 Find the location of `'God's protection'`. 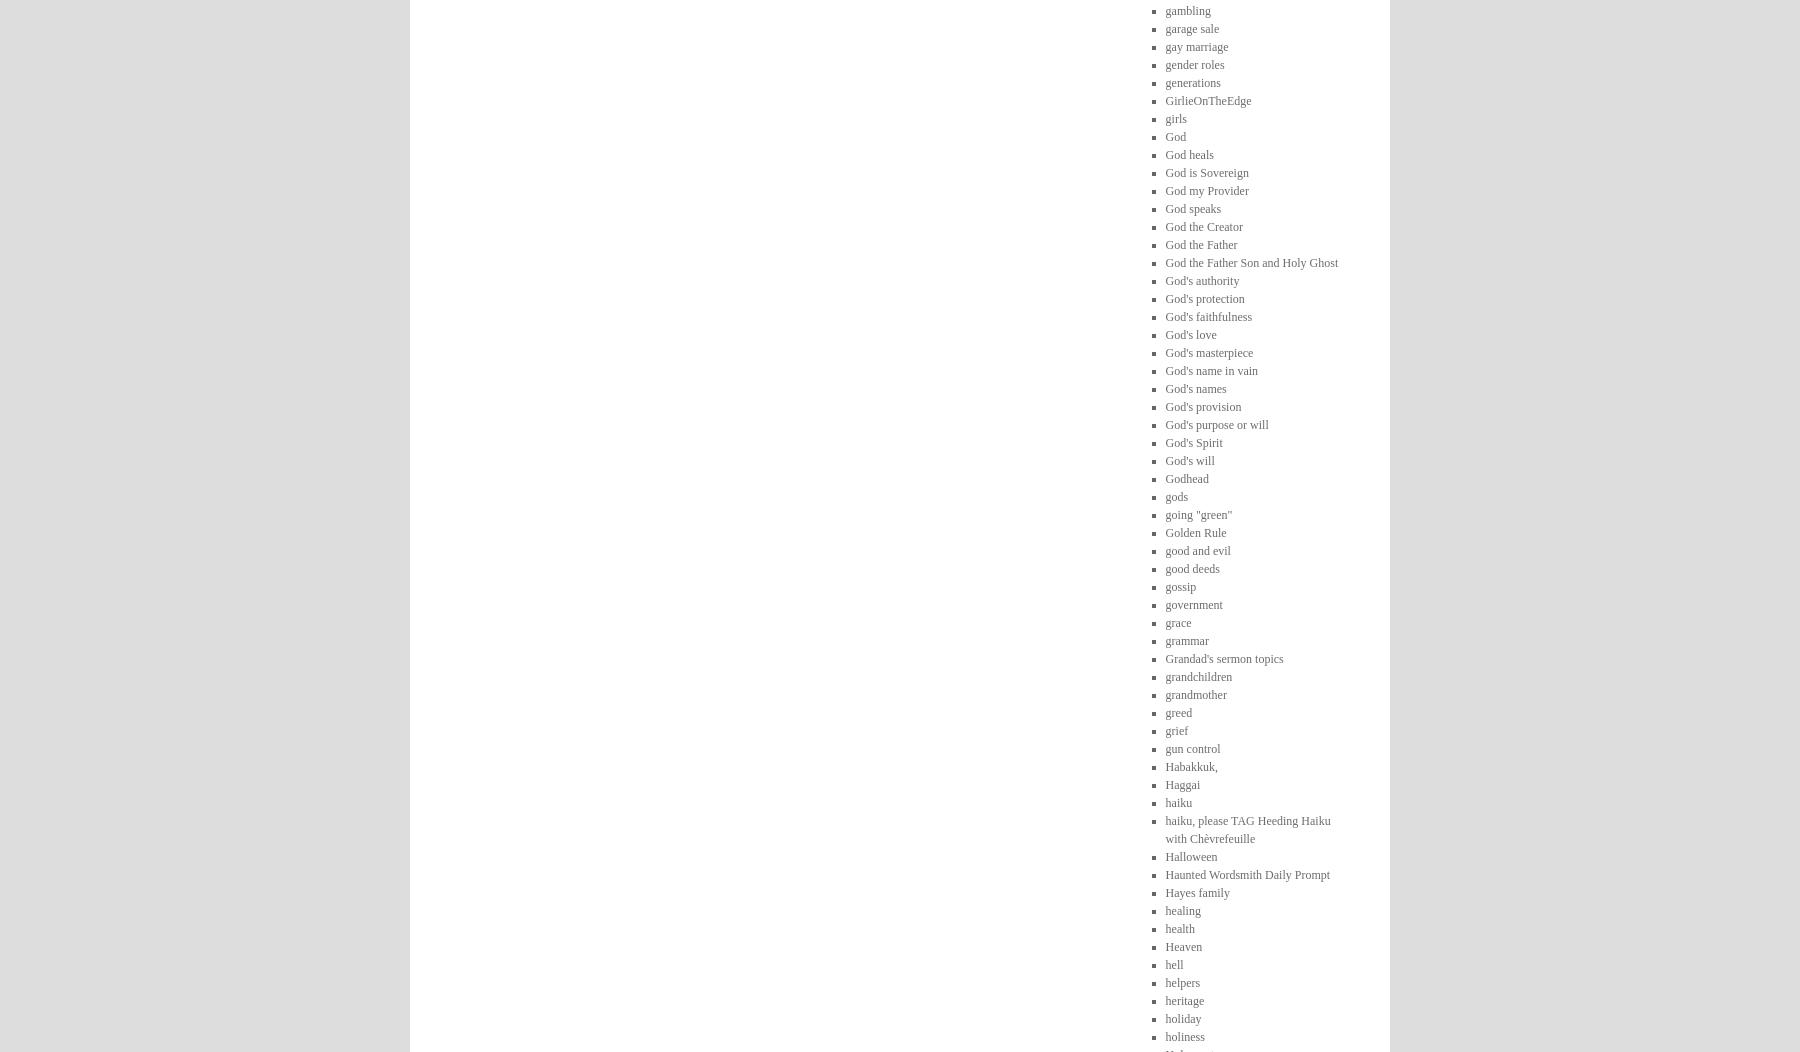

'God's protection' is located at coordinates (1203, 298).